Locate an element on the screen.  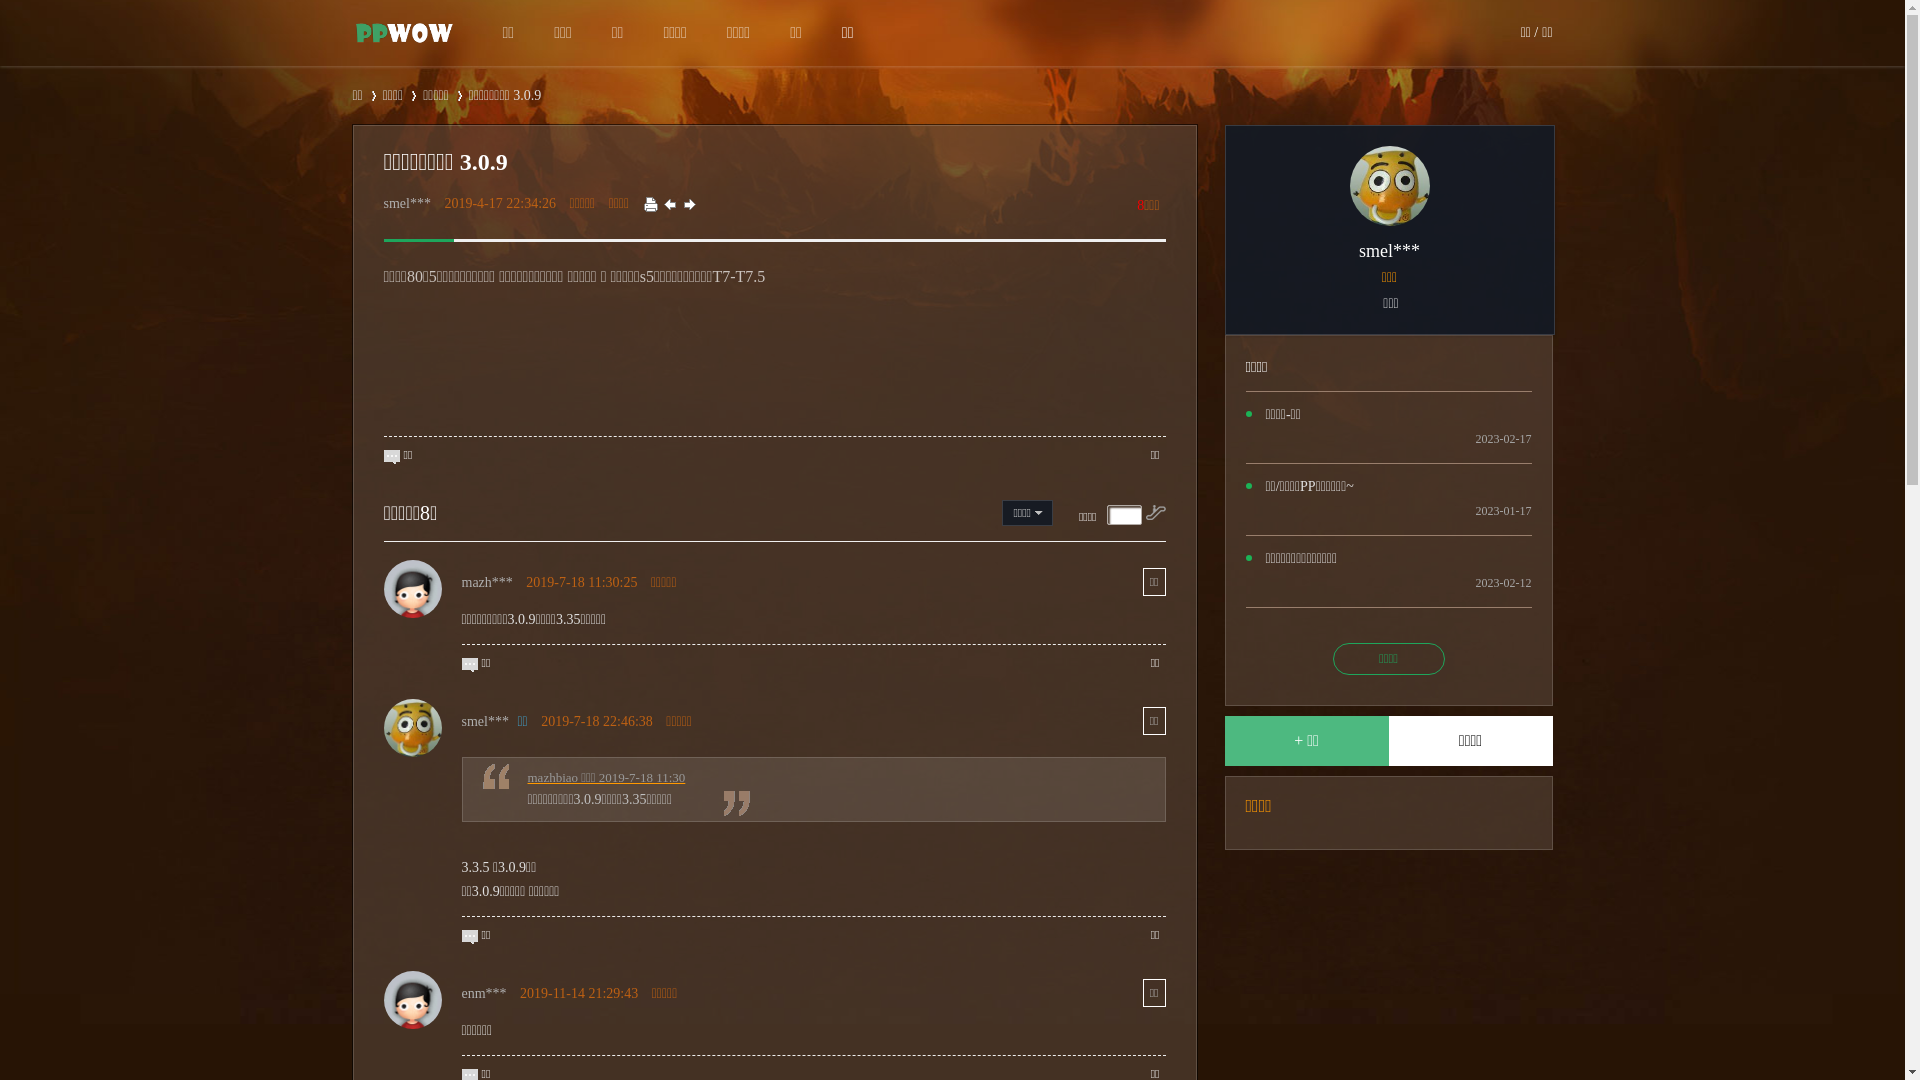
'enm***' is located at coordinates (484, 993).